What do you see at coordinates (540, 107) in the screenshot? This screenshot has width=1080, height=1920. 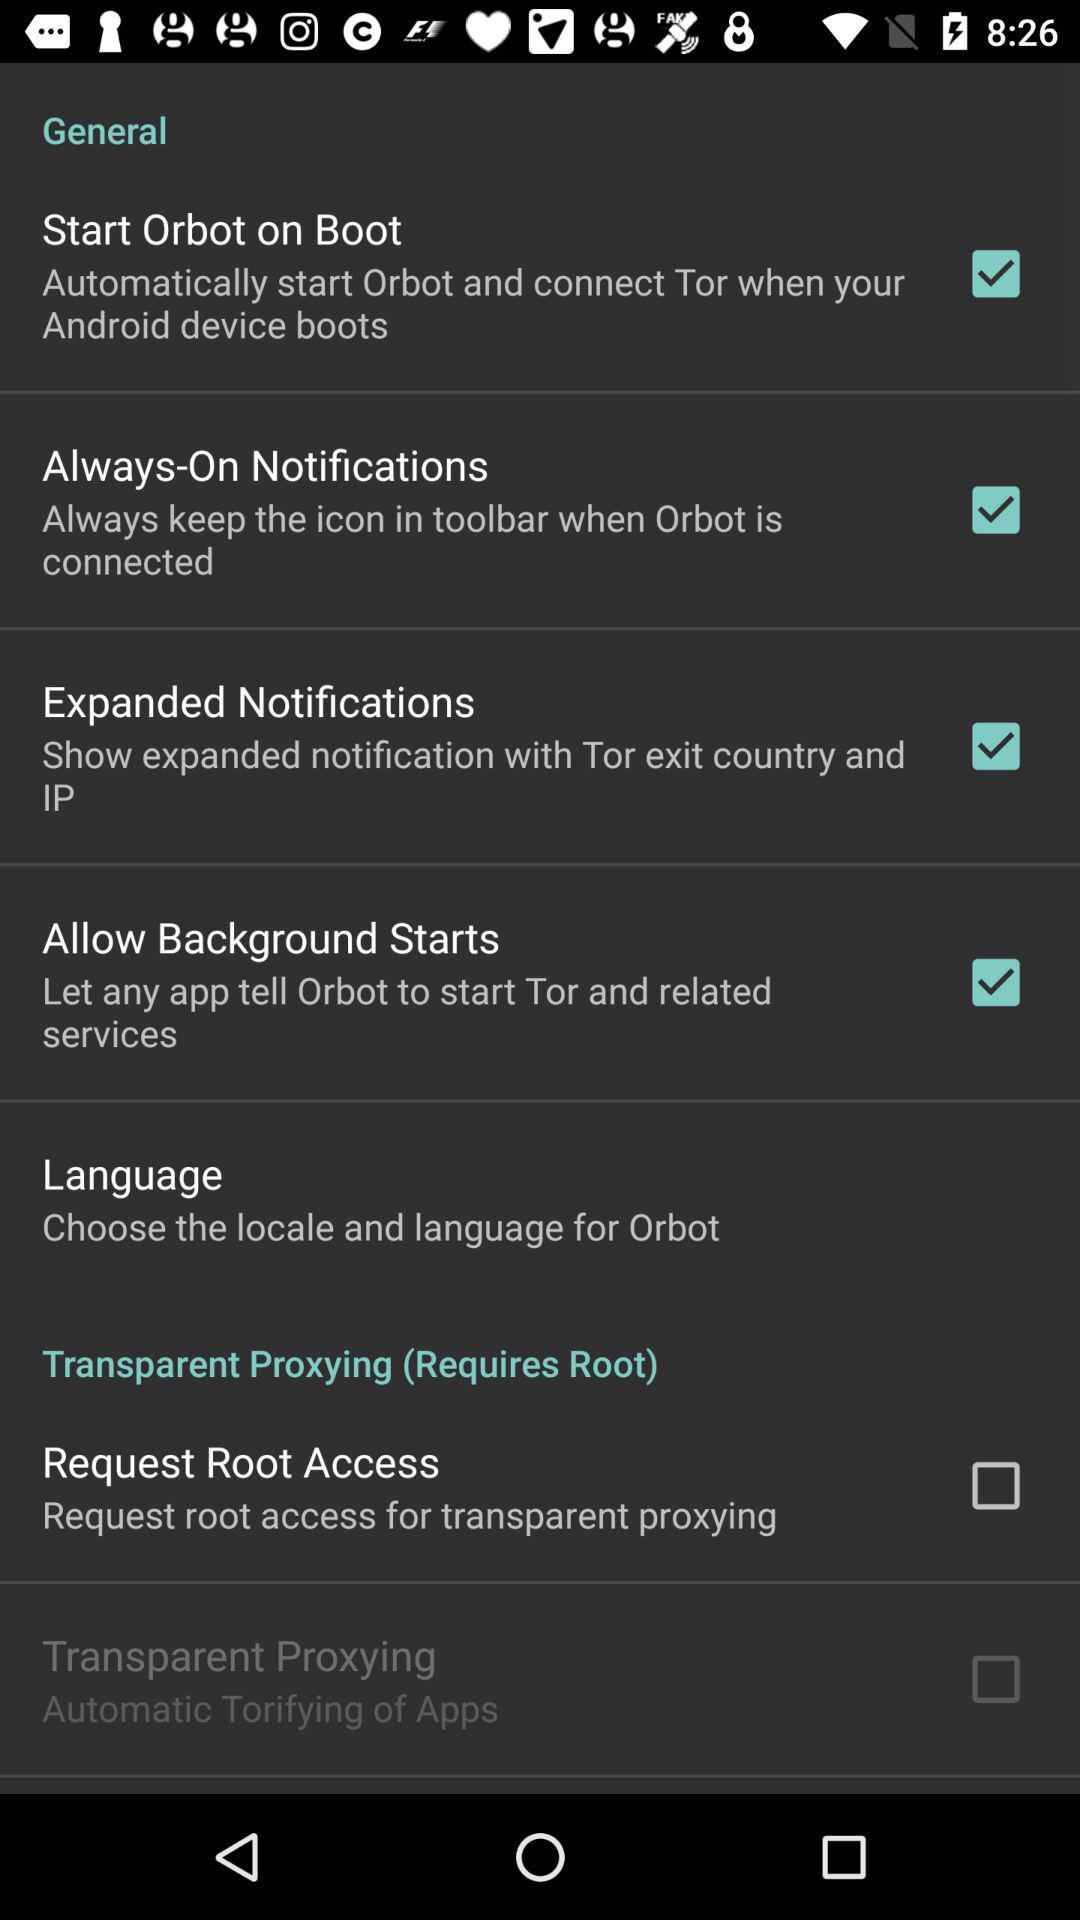 I see `app above the start orbot on item` at bounding box center [540, 107].